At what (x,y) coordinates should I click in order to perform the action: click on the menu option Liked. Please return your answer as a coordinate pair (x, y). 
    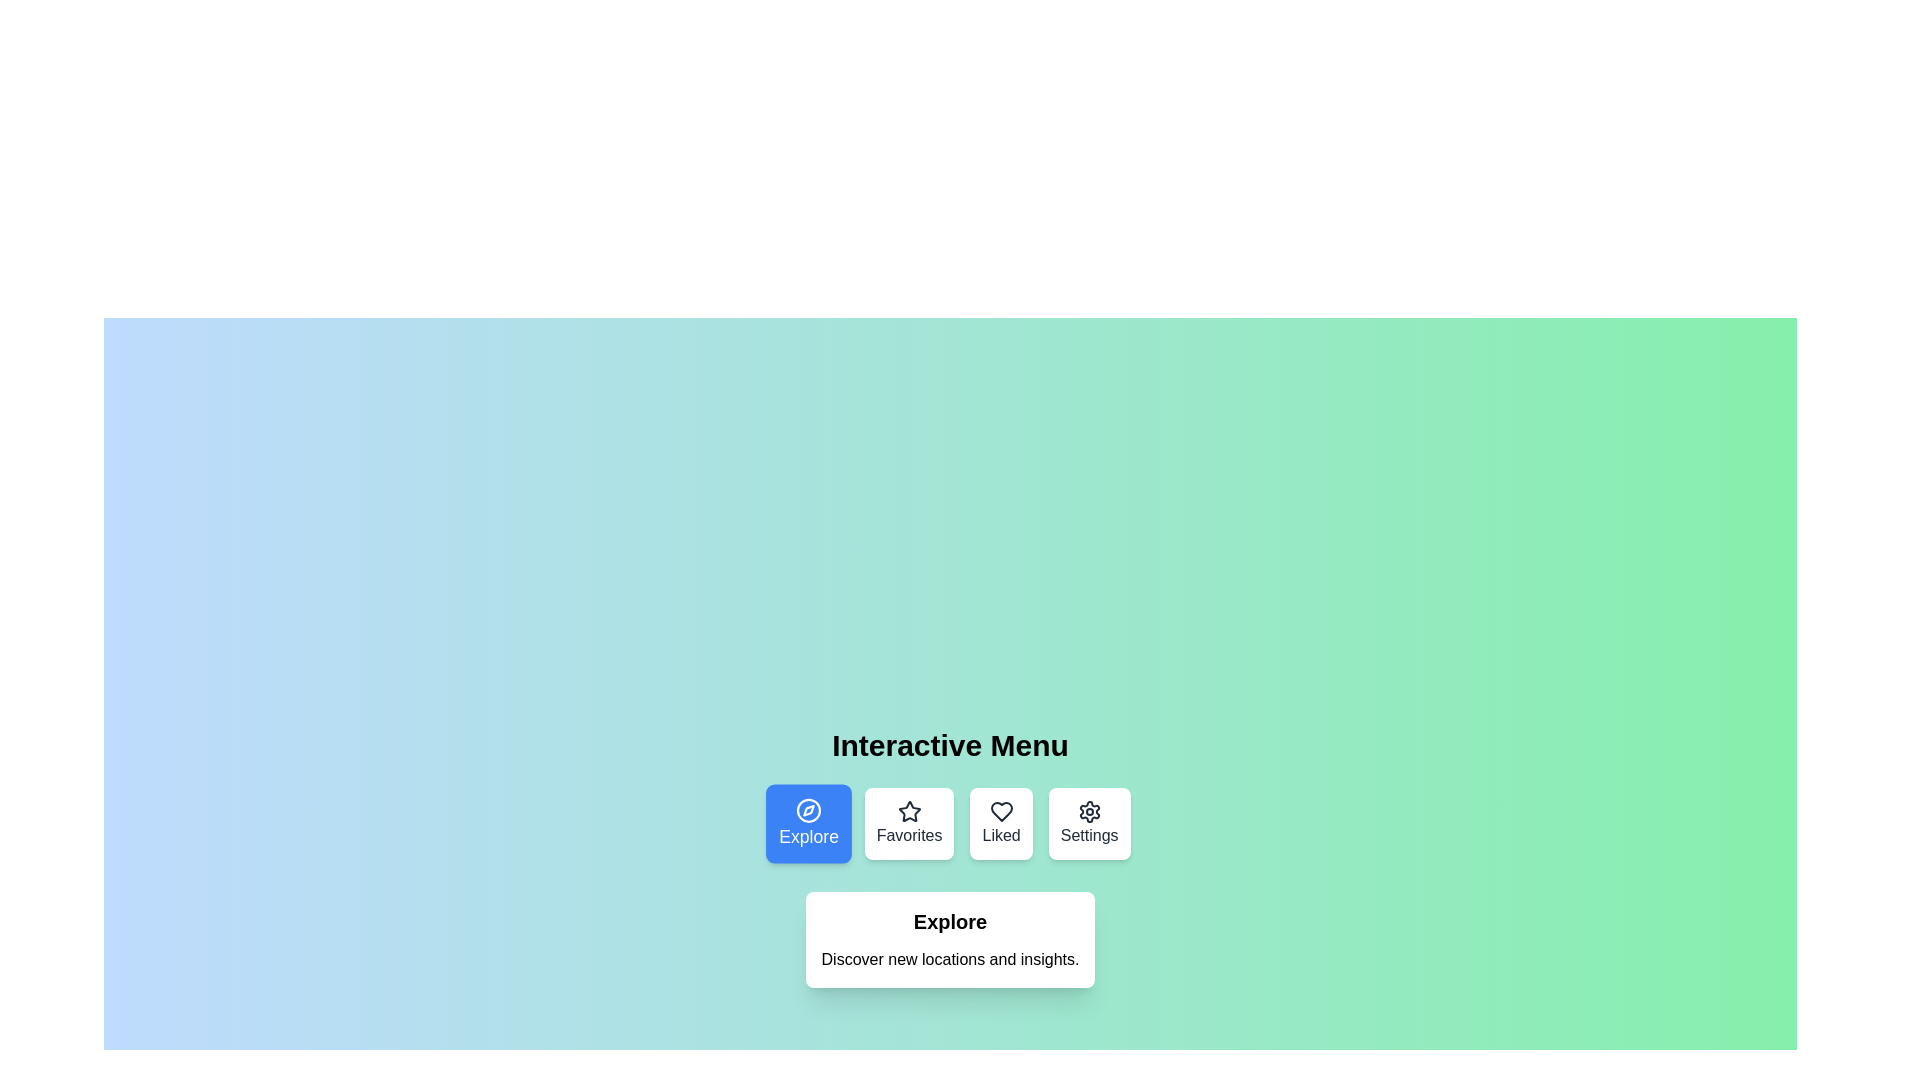
    Looking at the image, I should click on (1001, 824).